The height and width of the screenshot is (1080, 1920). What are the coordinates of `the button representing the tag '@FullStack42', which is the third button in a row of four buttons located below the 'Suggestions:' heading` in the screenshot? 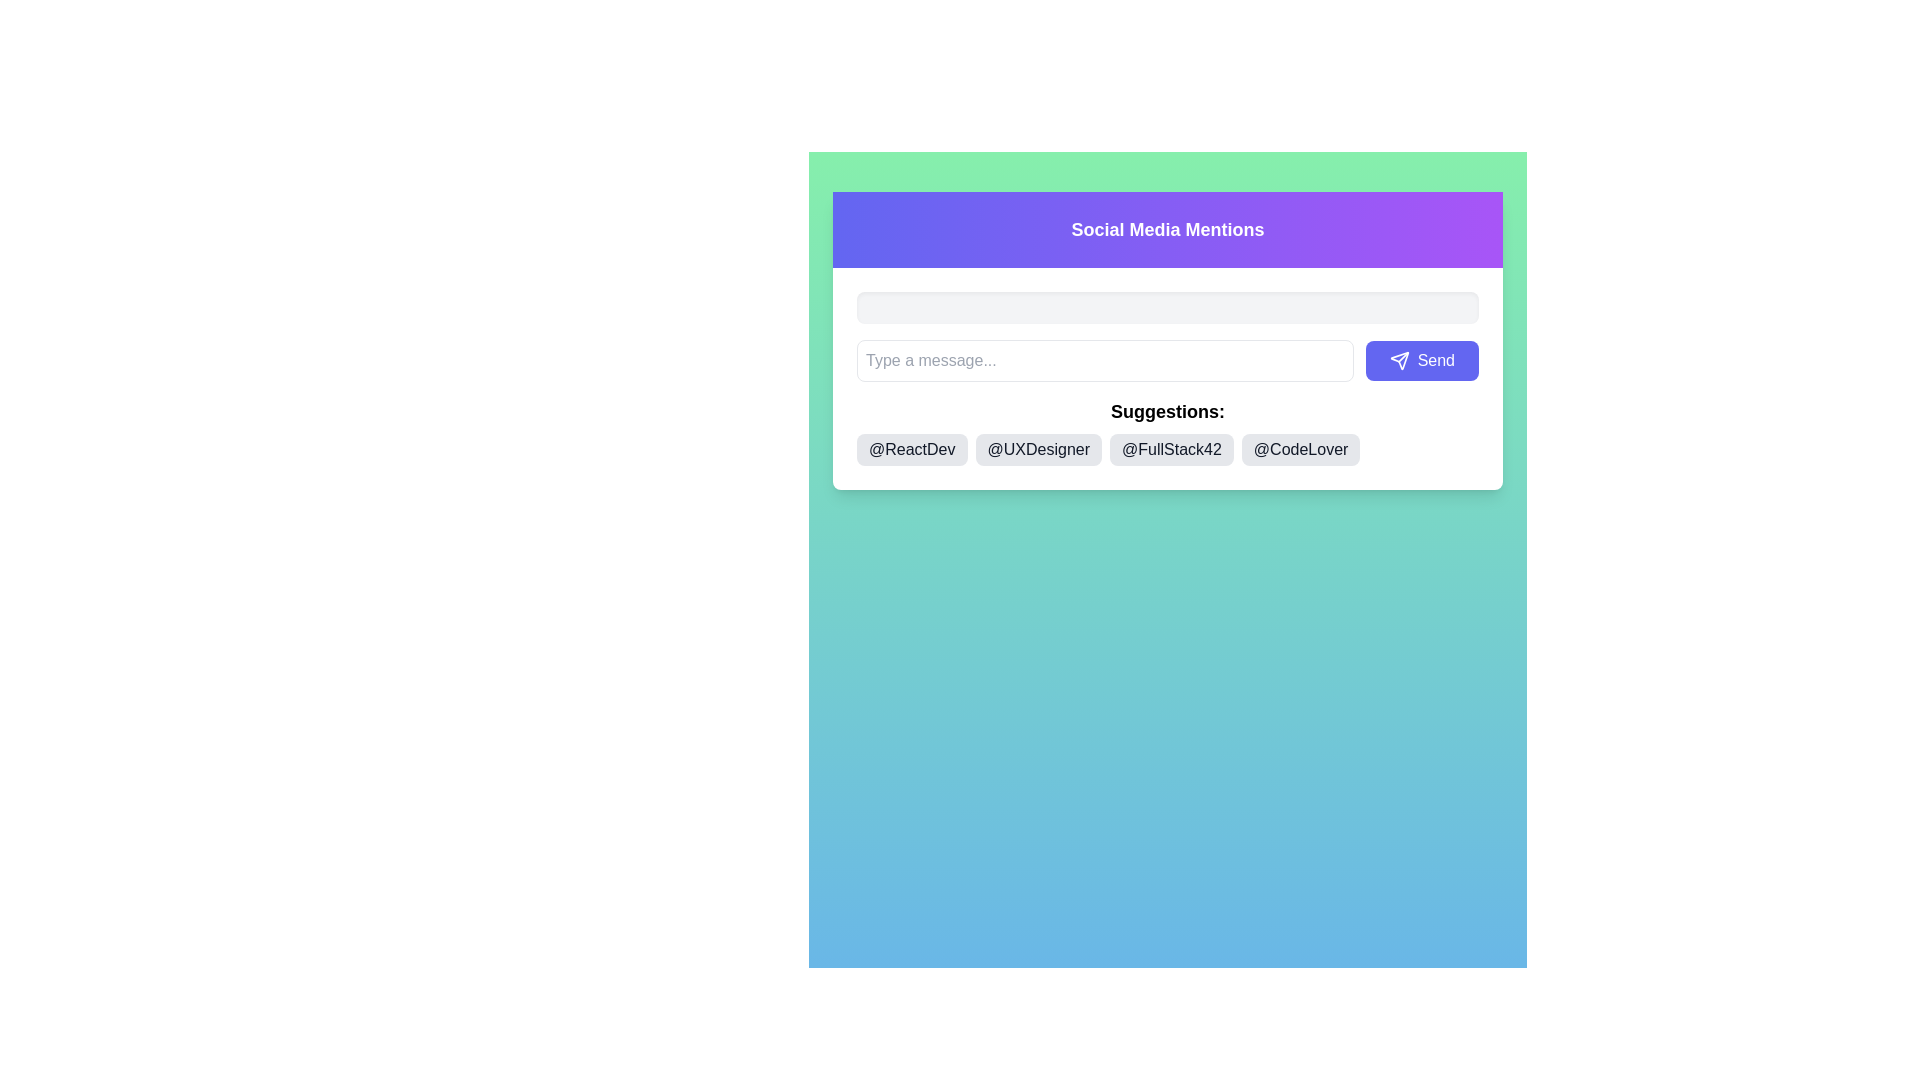 It's located at (1171, 450).